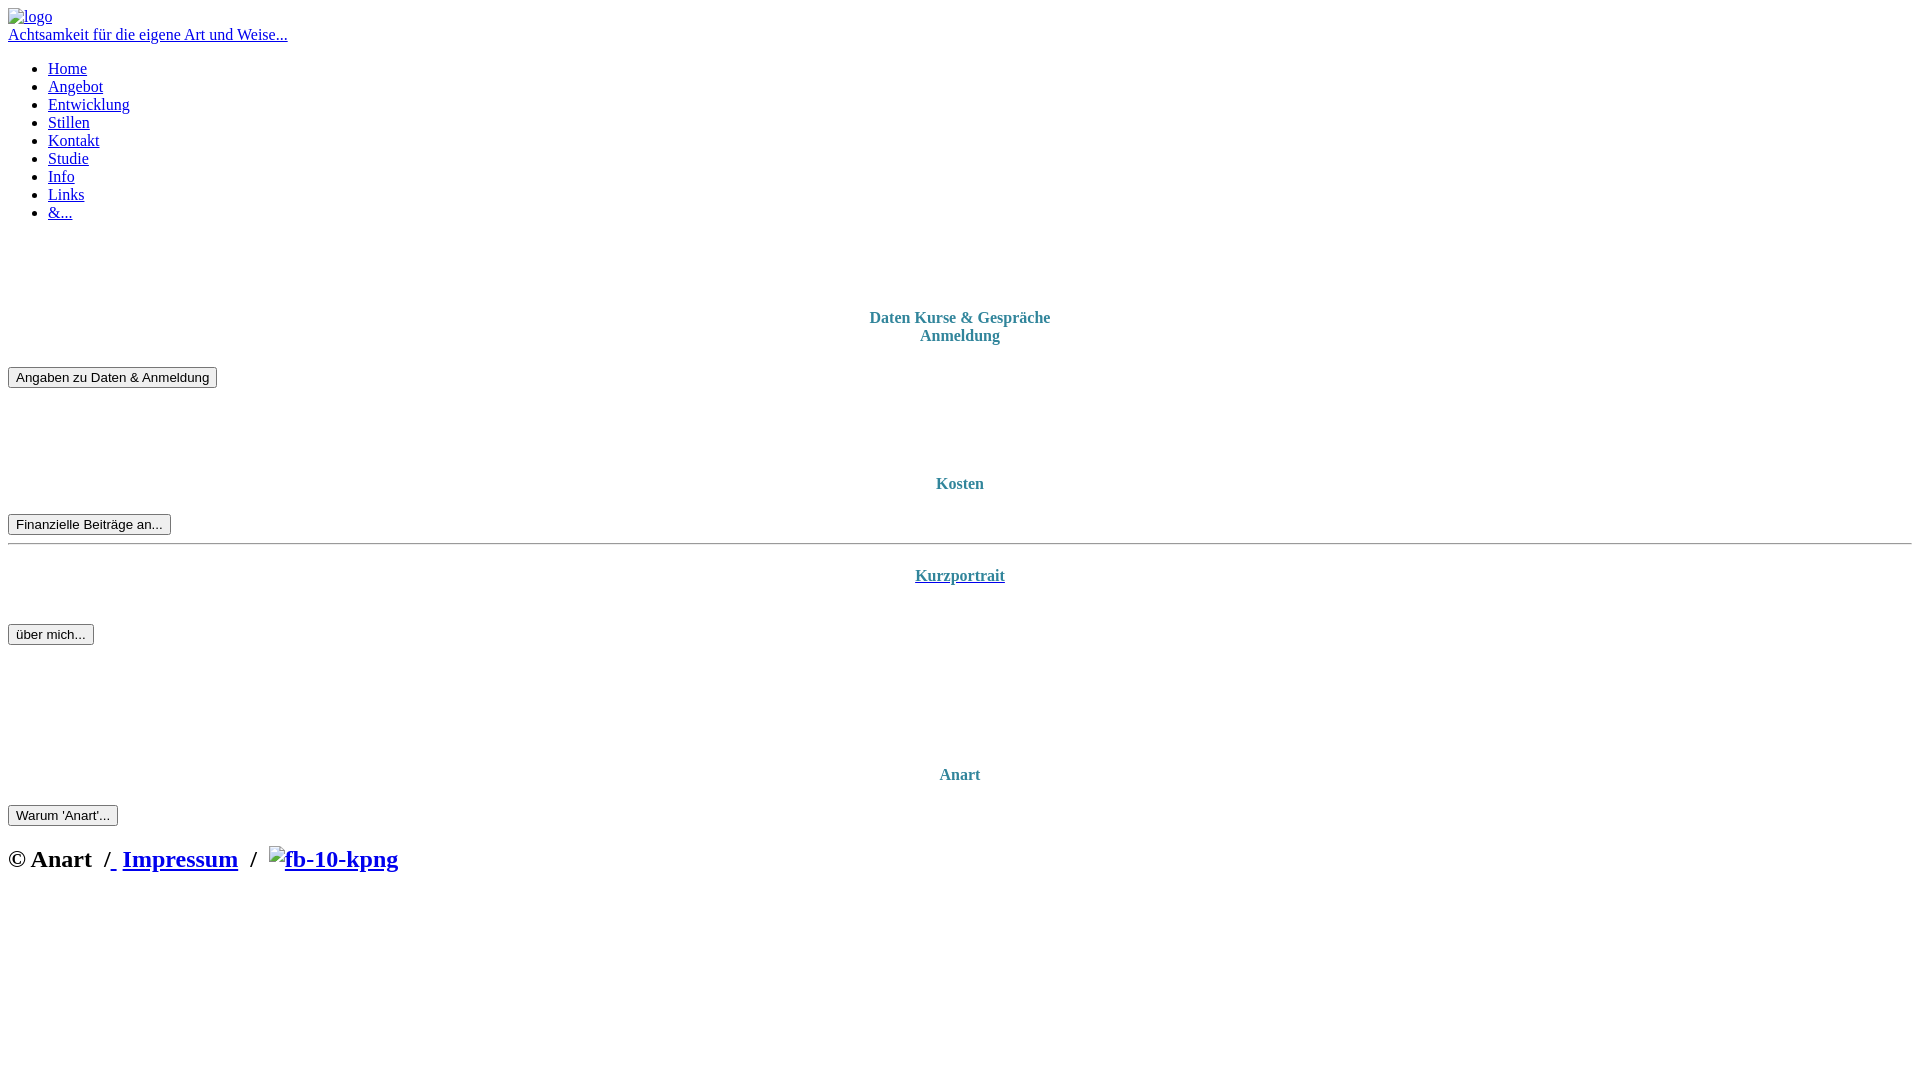  What do you see at coordinates (48, 85) in the screenshot?
I see `'Angebot'` at bounding box center [48, 85].